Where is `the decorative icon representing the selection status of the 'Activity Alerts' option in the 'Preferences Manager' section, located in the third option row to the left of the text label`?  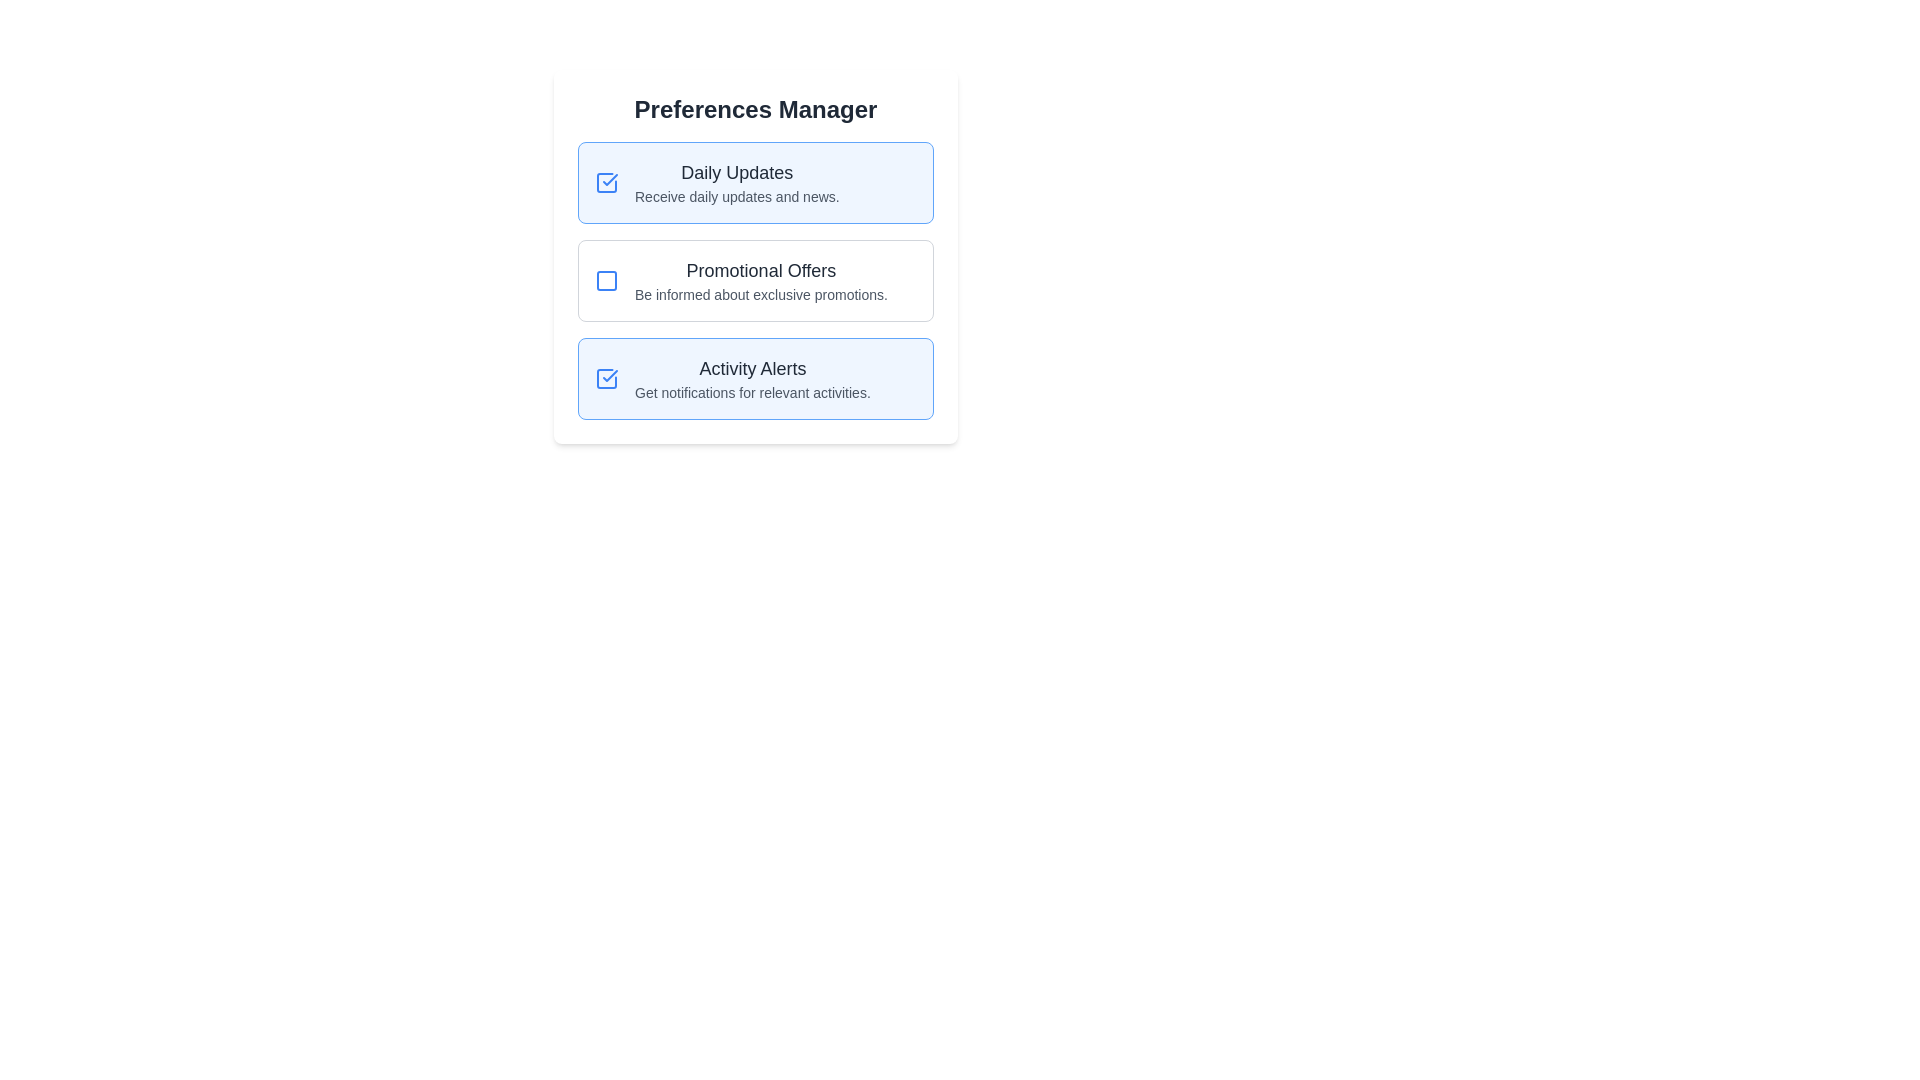 the decorative icon representing the selection status of the 'Activity Alerts' option in the 'Preferences Manager' section, located in the third option row to the left of the text label is located at coordinates (609, 375).